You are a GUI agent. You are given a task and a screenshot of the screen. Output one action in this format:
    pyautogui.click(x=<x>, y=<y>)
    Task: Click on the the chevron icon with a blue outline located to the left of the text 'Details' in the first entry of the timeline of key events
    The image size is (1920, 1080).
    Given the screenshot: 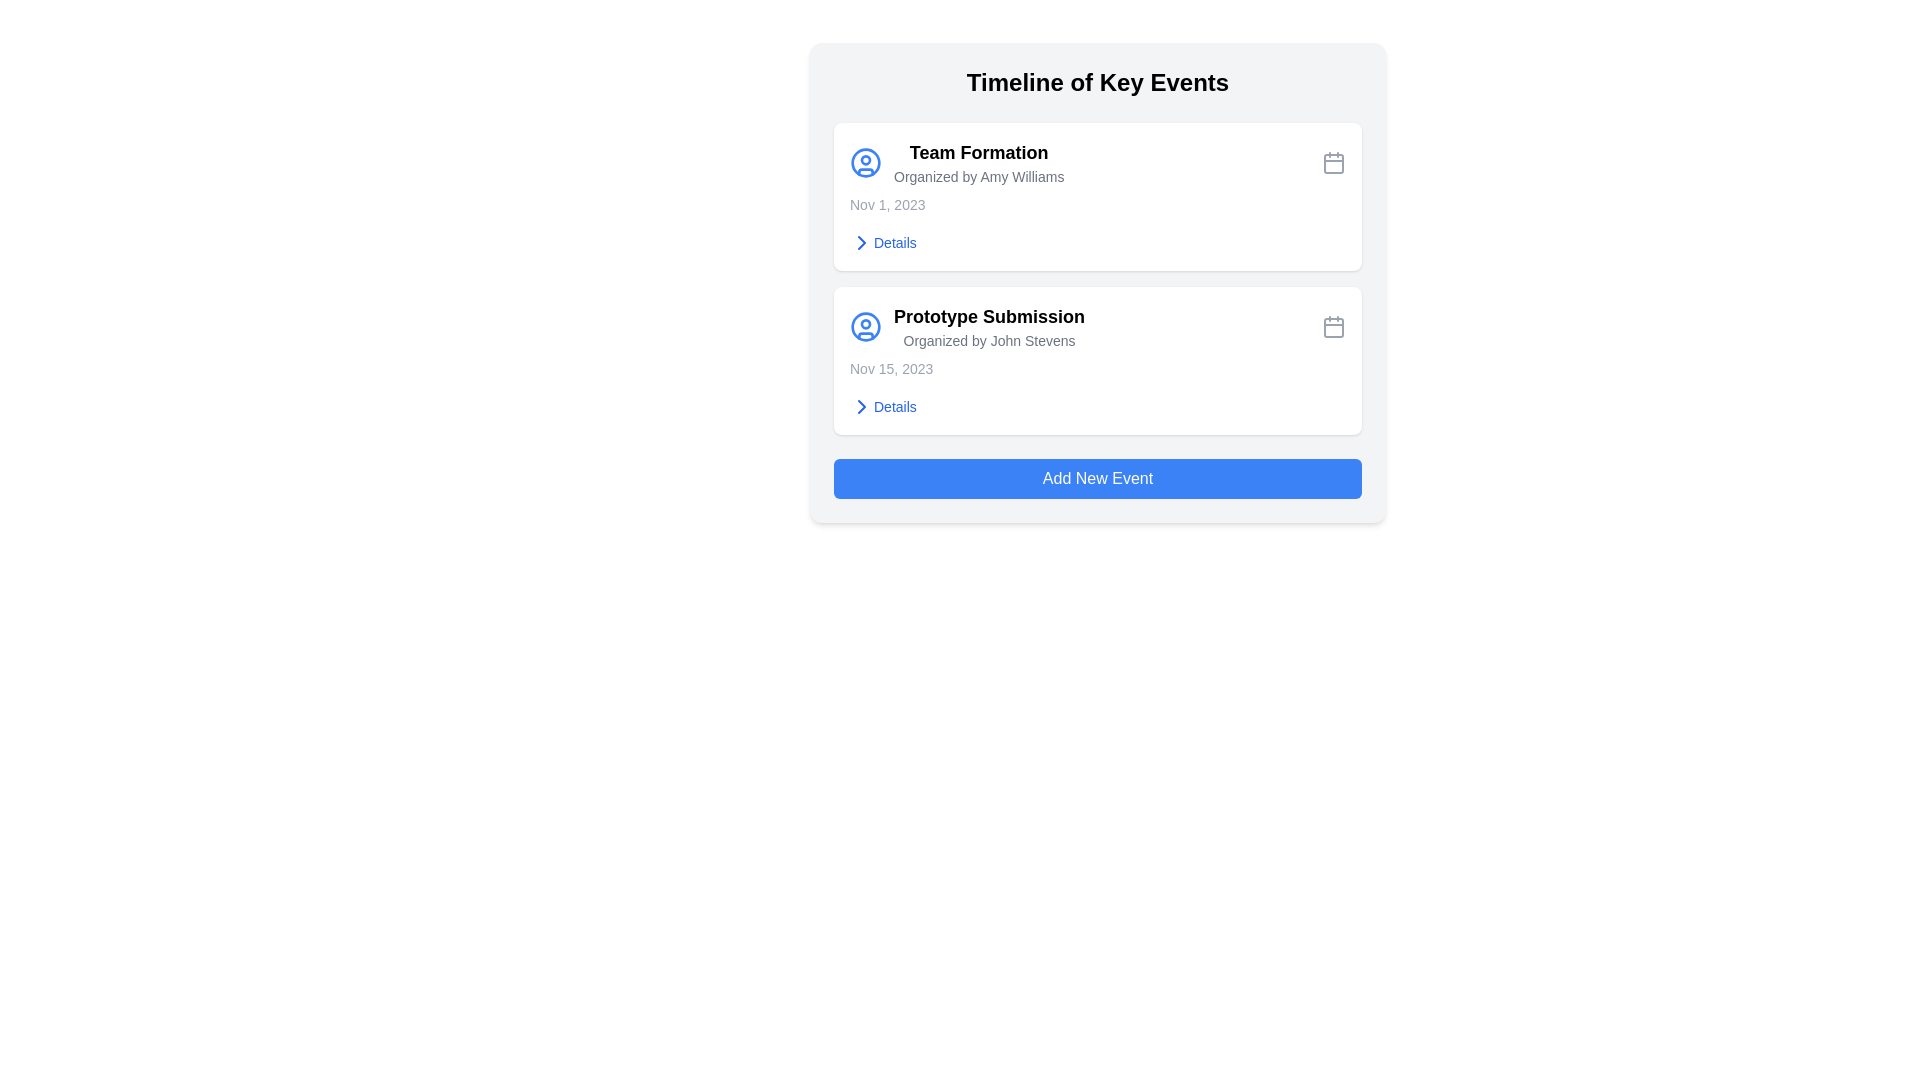 What is the action you would take?
    pyautogui.click(x=862, y=242)
    